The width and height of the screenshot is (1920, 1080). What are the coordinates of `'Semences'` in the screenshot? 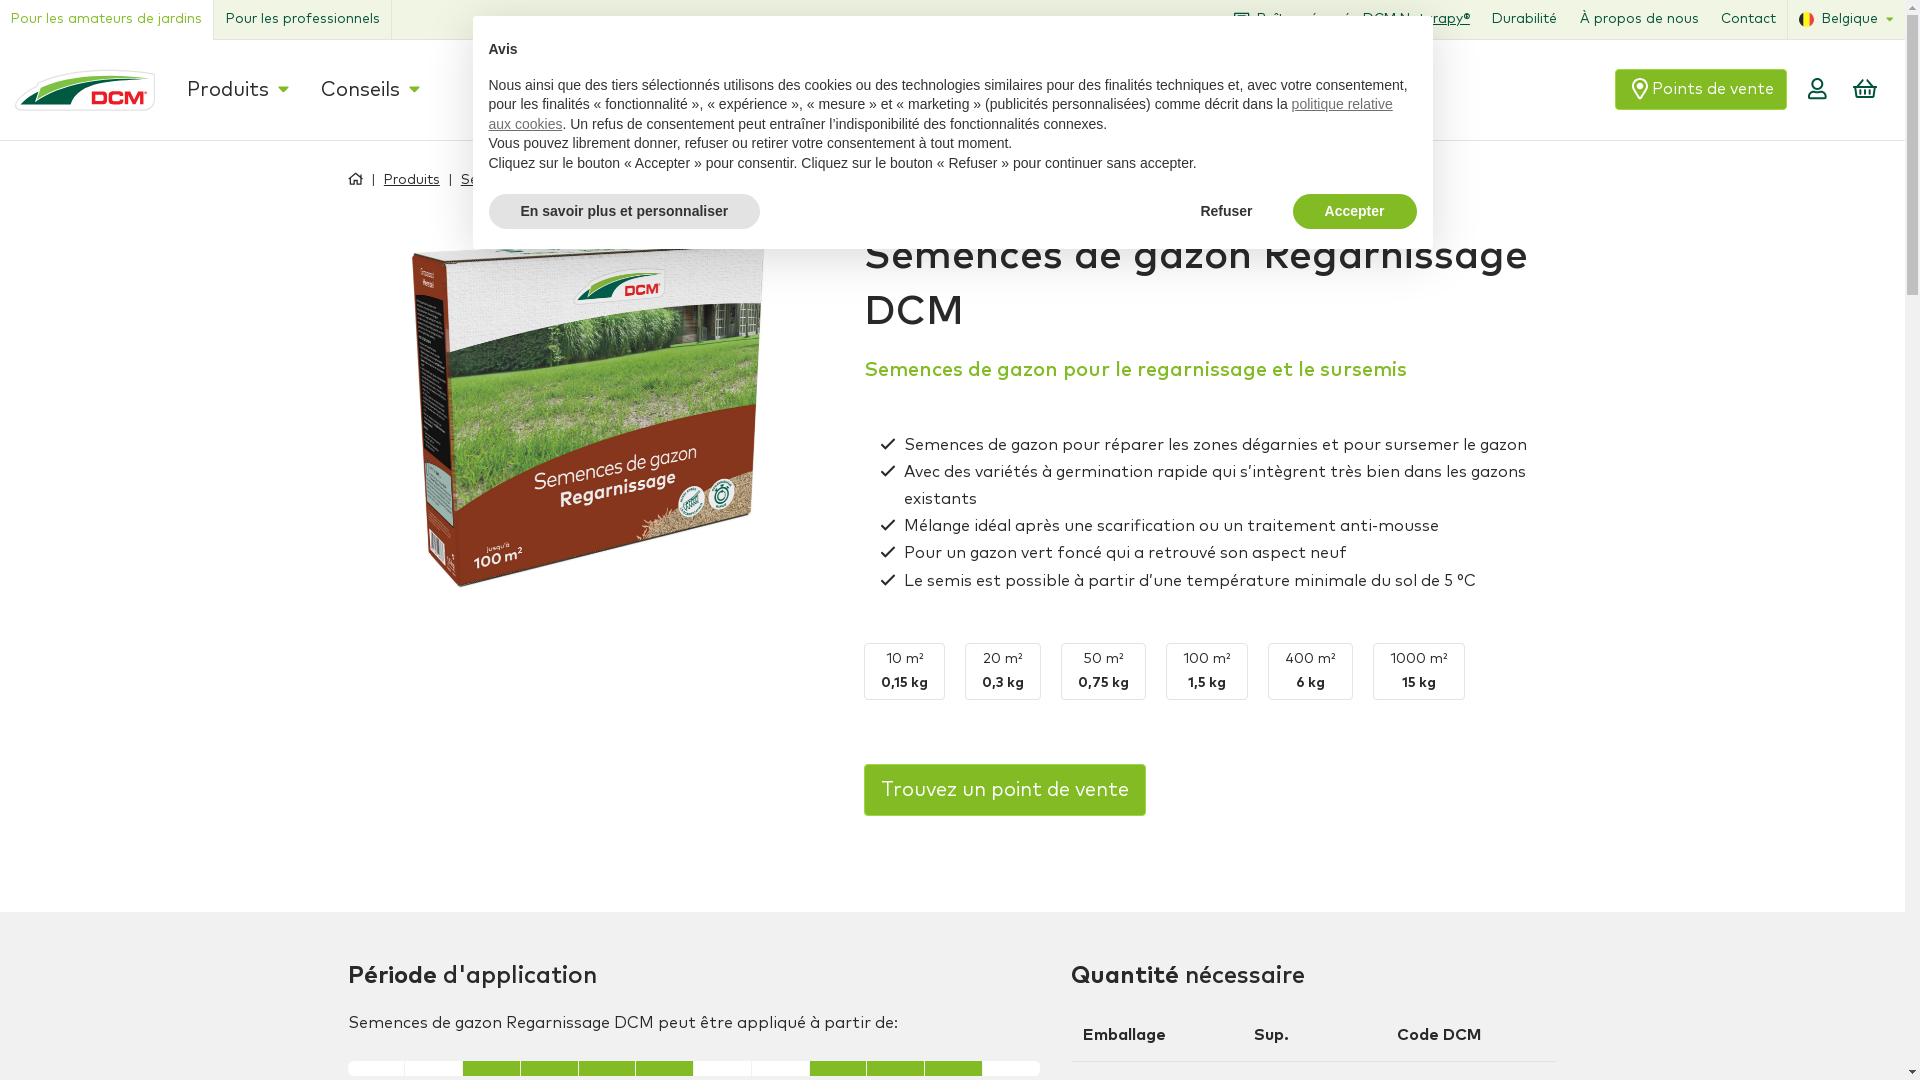 It's located at (445, 177).